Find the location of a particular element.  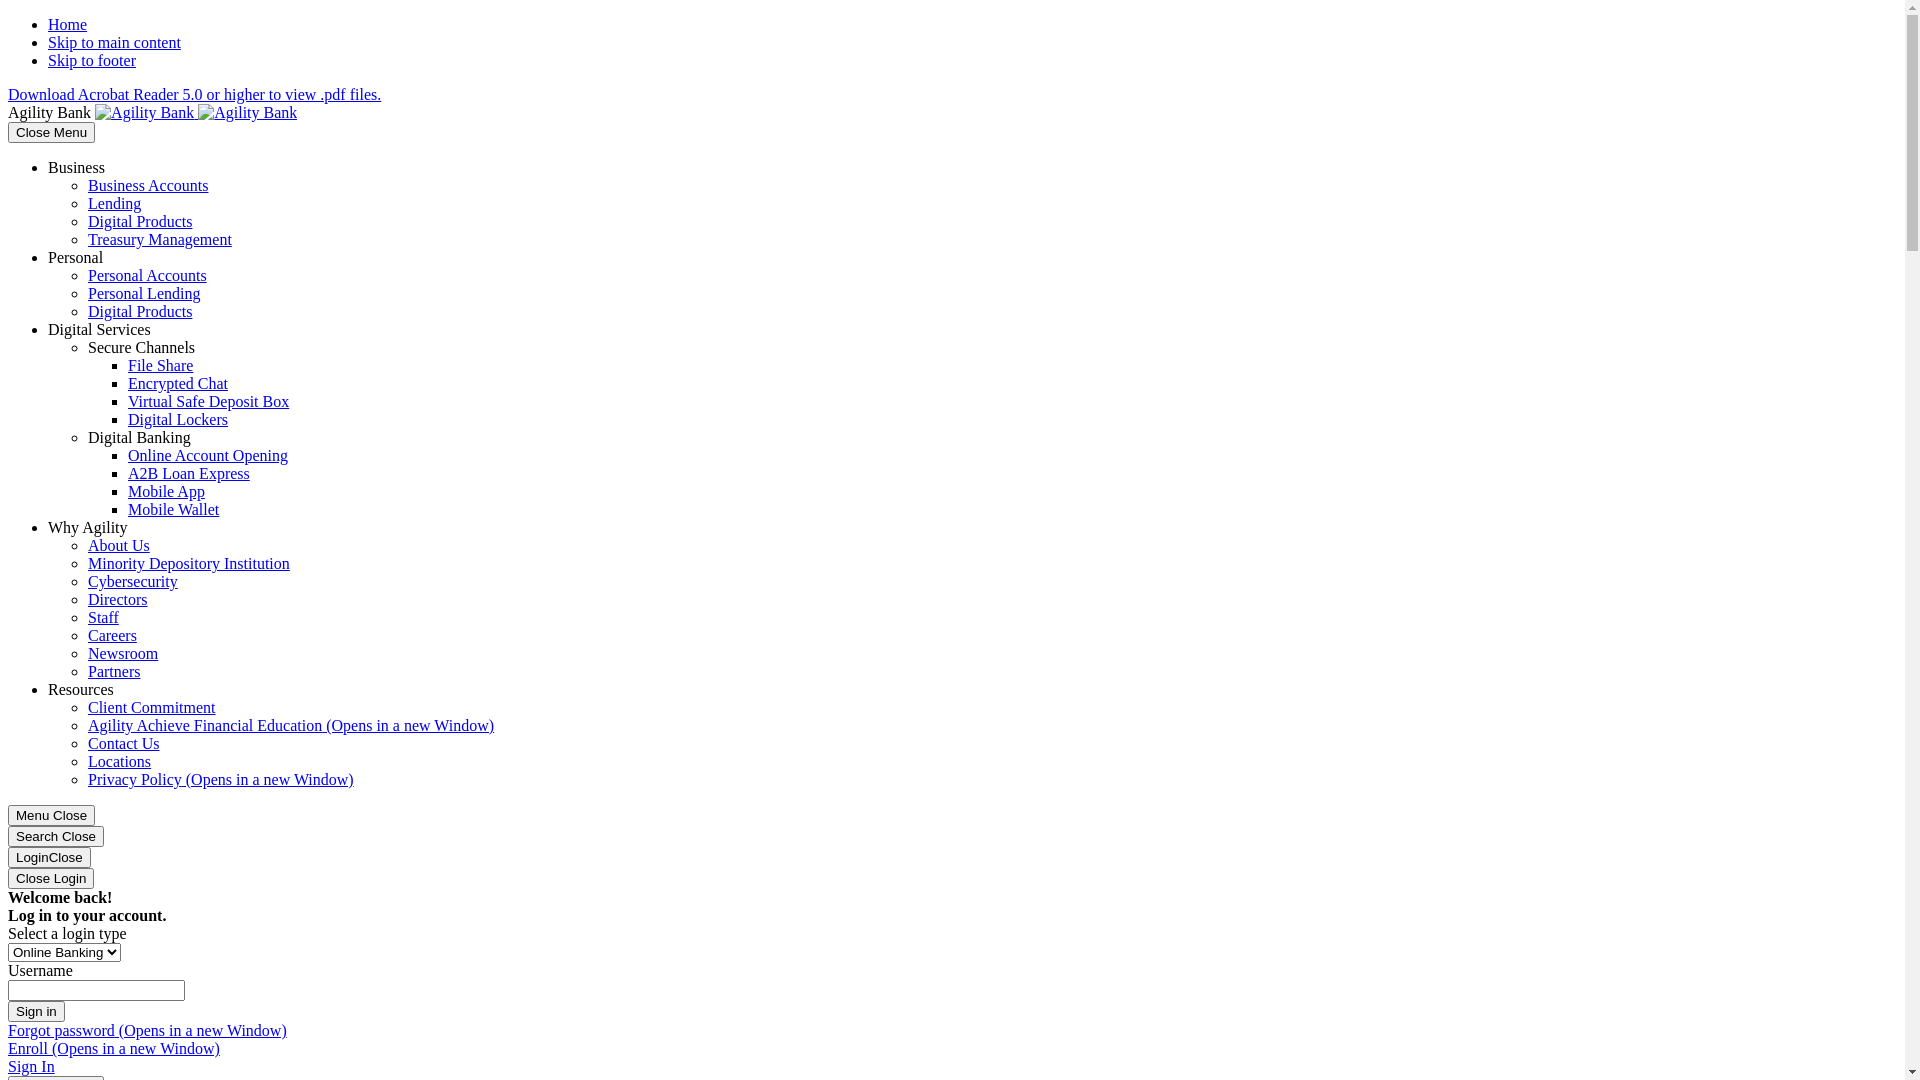

'Minority Depository Institution' is located at coordinates (188, 563).